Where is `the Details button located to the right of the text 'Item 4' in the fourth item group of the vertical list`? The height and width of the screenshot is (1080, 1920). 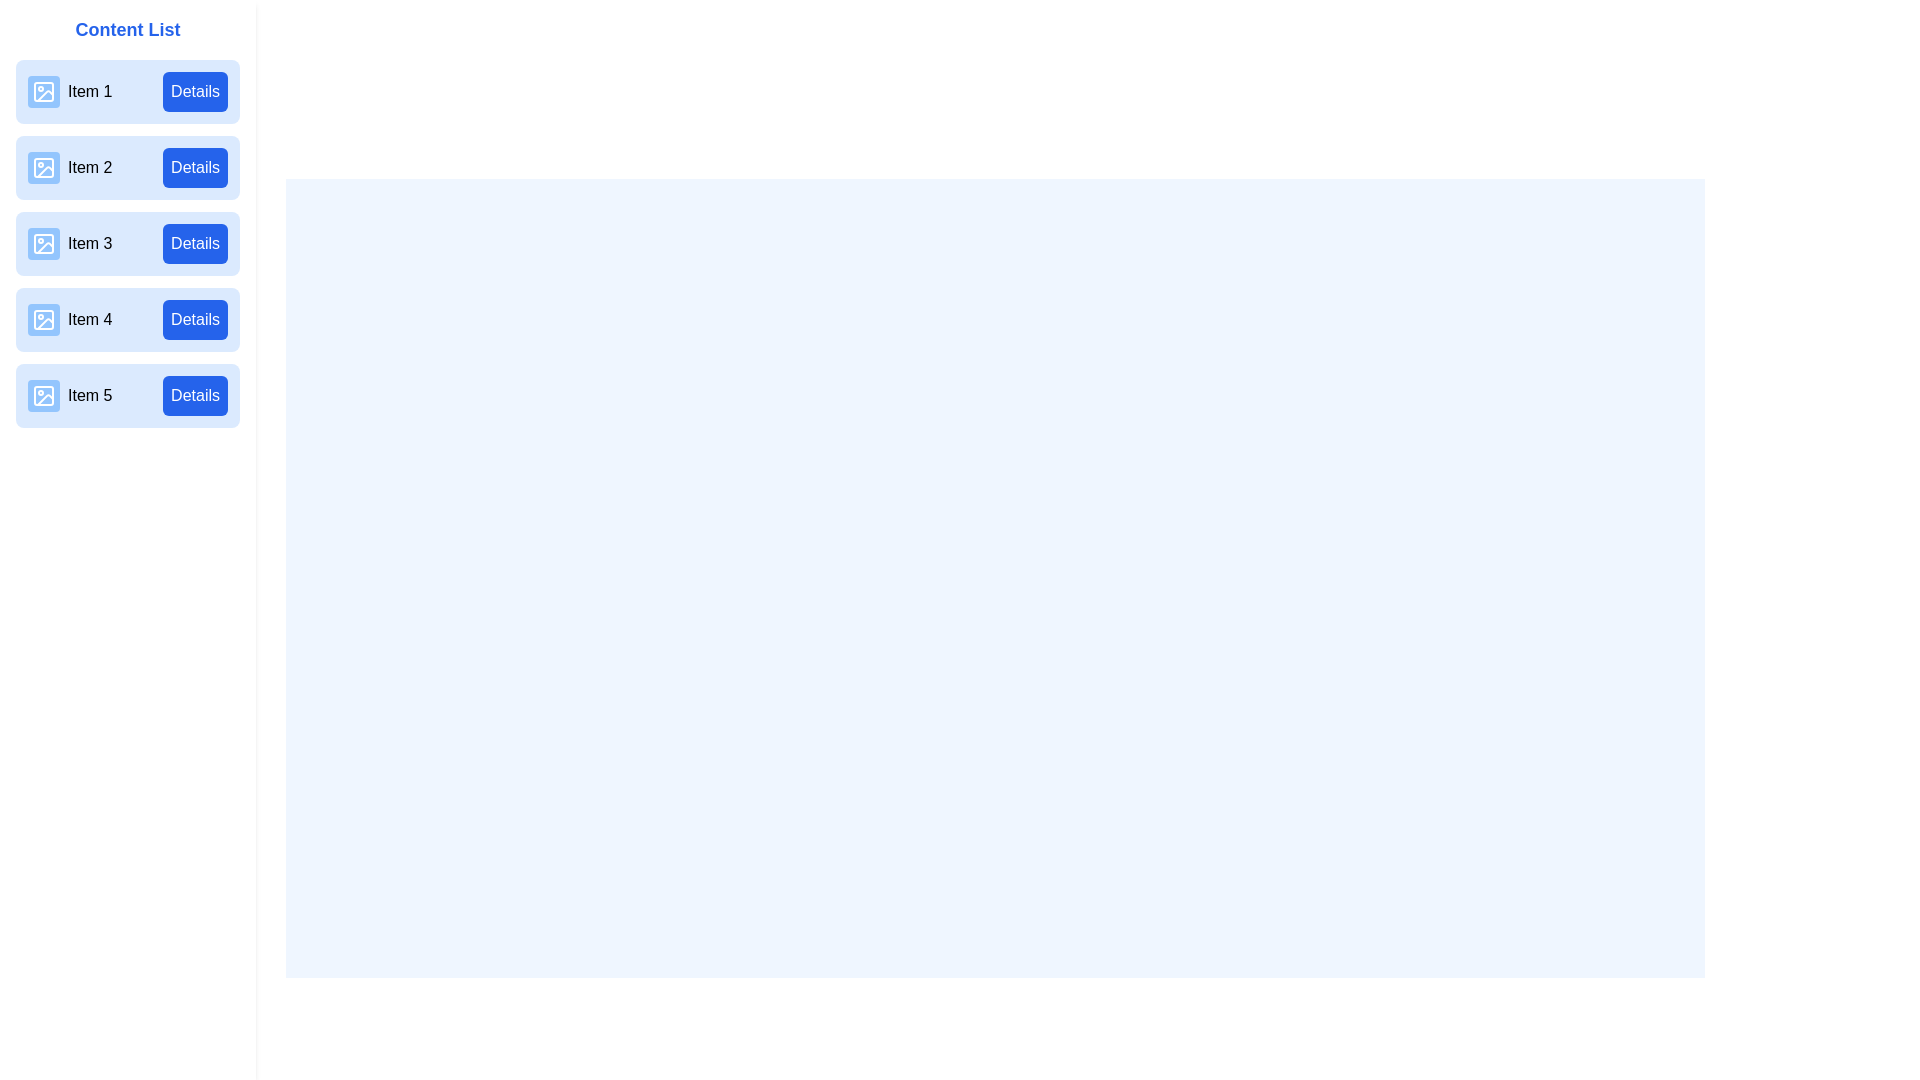
the Details button located to the right of the text 'Item 4' in the fourth item group of the vertical list is located at coordinates (195, 319).